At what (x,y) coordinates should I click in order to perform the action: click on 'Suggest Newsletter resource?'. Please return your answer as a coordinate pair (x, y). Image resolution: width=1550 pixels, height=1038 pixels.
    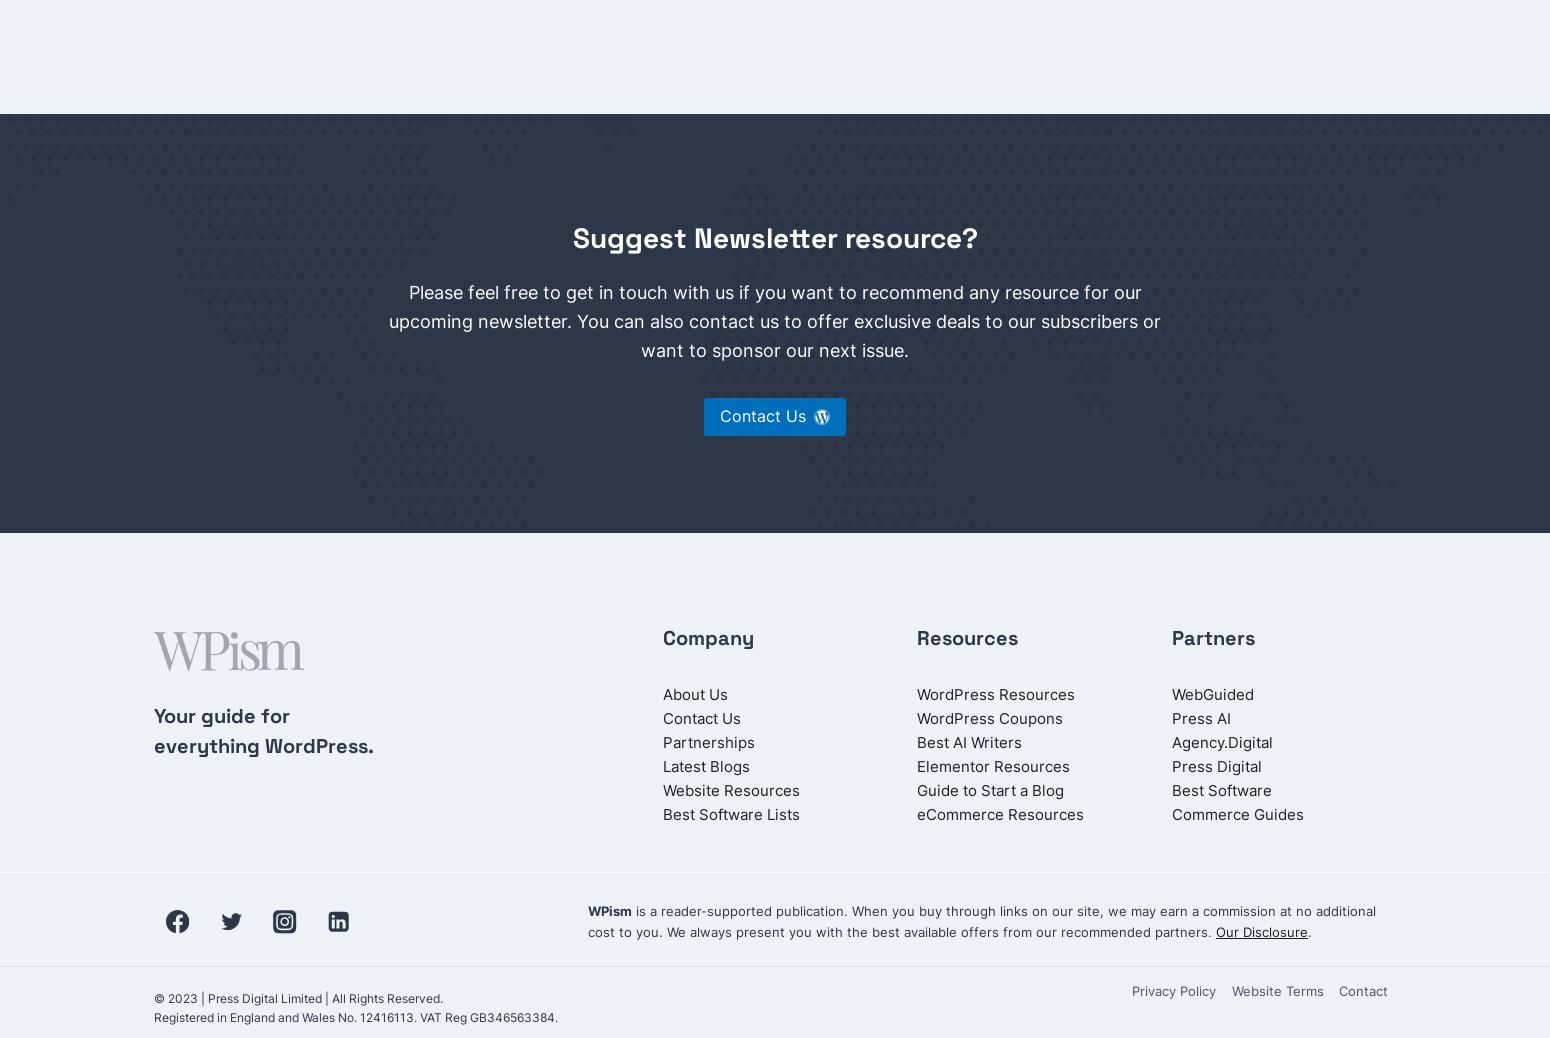
    Looking at the image, I should click on (774, 237).